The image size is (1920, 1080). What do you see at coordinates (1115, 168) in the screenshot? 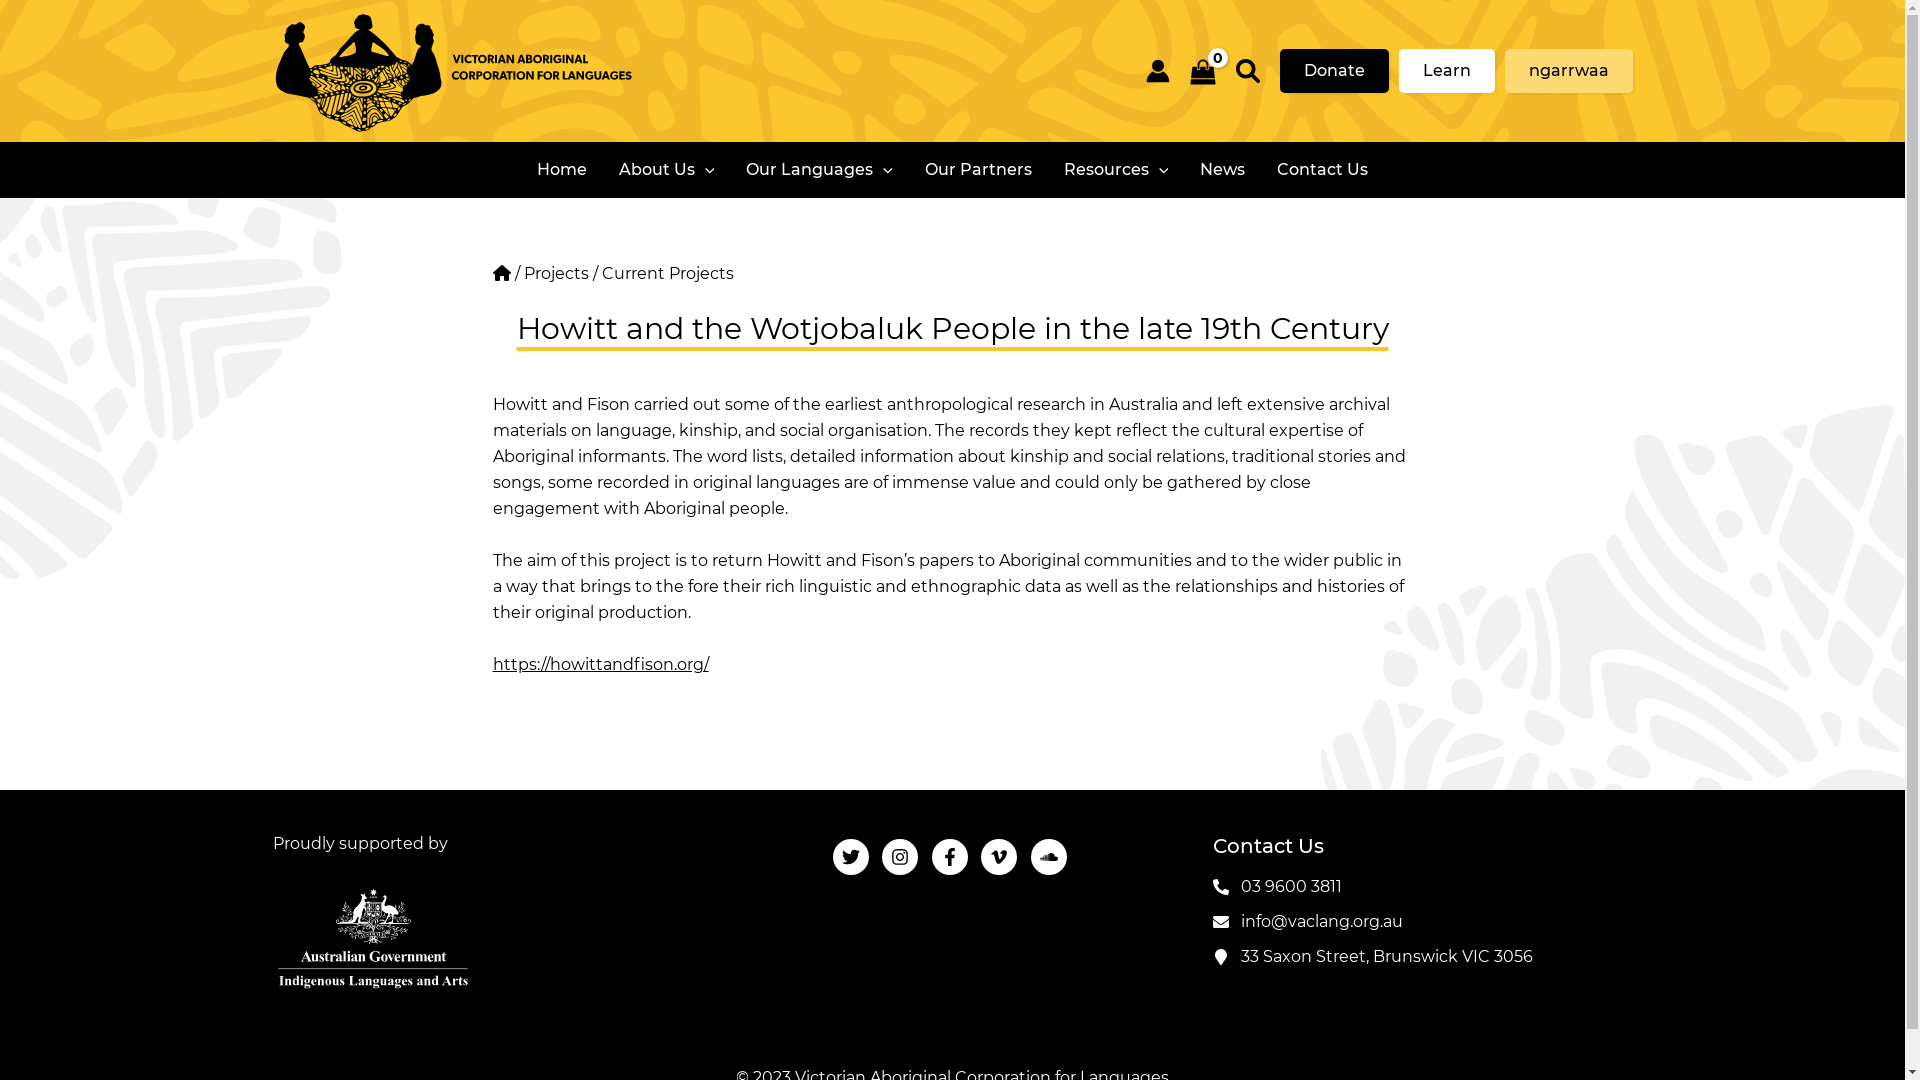
I see `'Resources'` at bounding box center [1115, 168].